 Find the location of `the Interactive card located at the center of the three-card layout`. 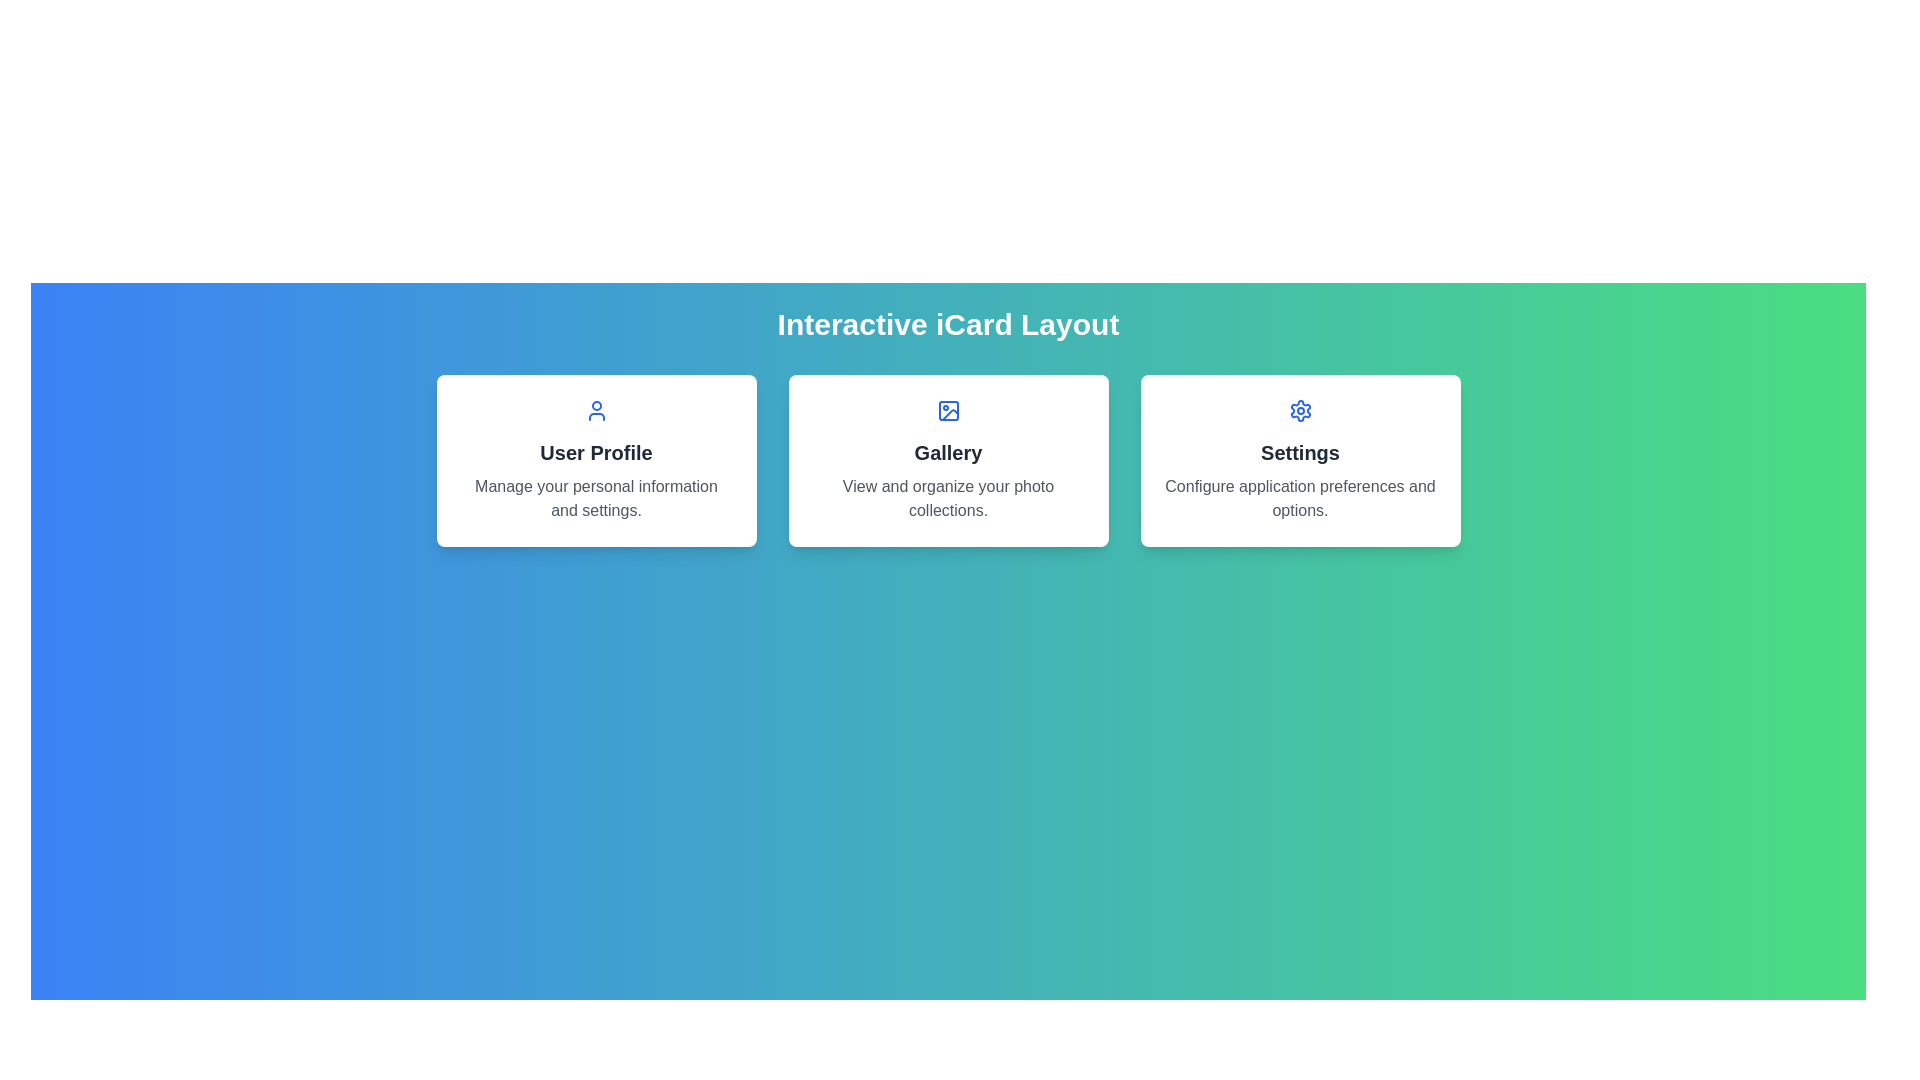

the Interactive card located at the center of the three-card layout is located at coordinates (947, 461).